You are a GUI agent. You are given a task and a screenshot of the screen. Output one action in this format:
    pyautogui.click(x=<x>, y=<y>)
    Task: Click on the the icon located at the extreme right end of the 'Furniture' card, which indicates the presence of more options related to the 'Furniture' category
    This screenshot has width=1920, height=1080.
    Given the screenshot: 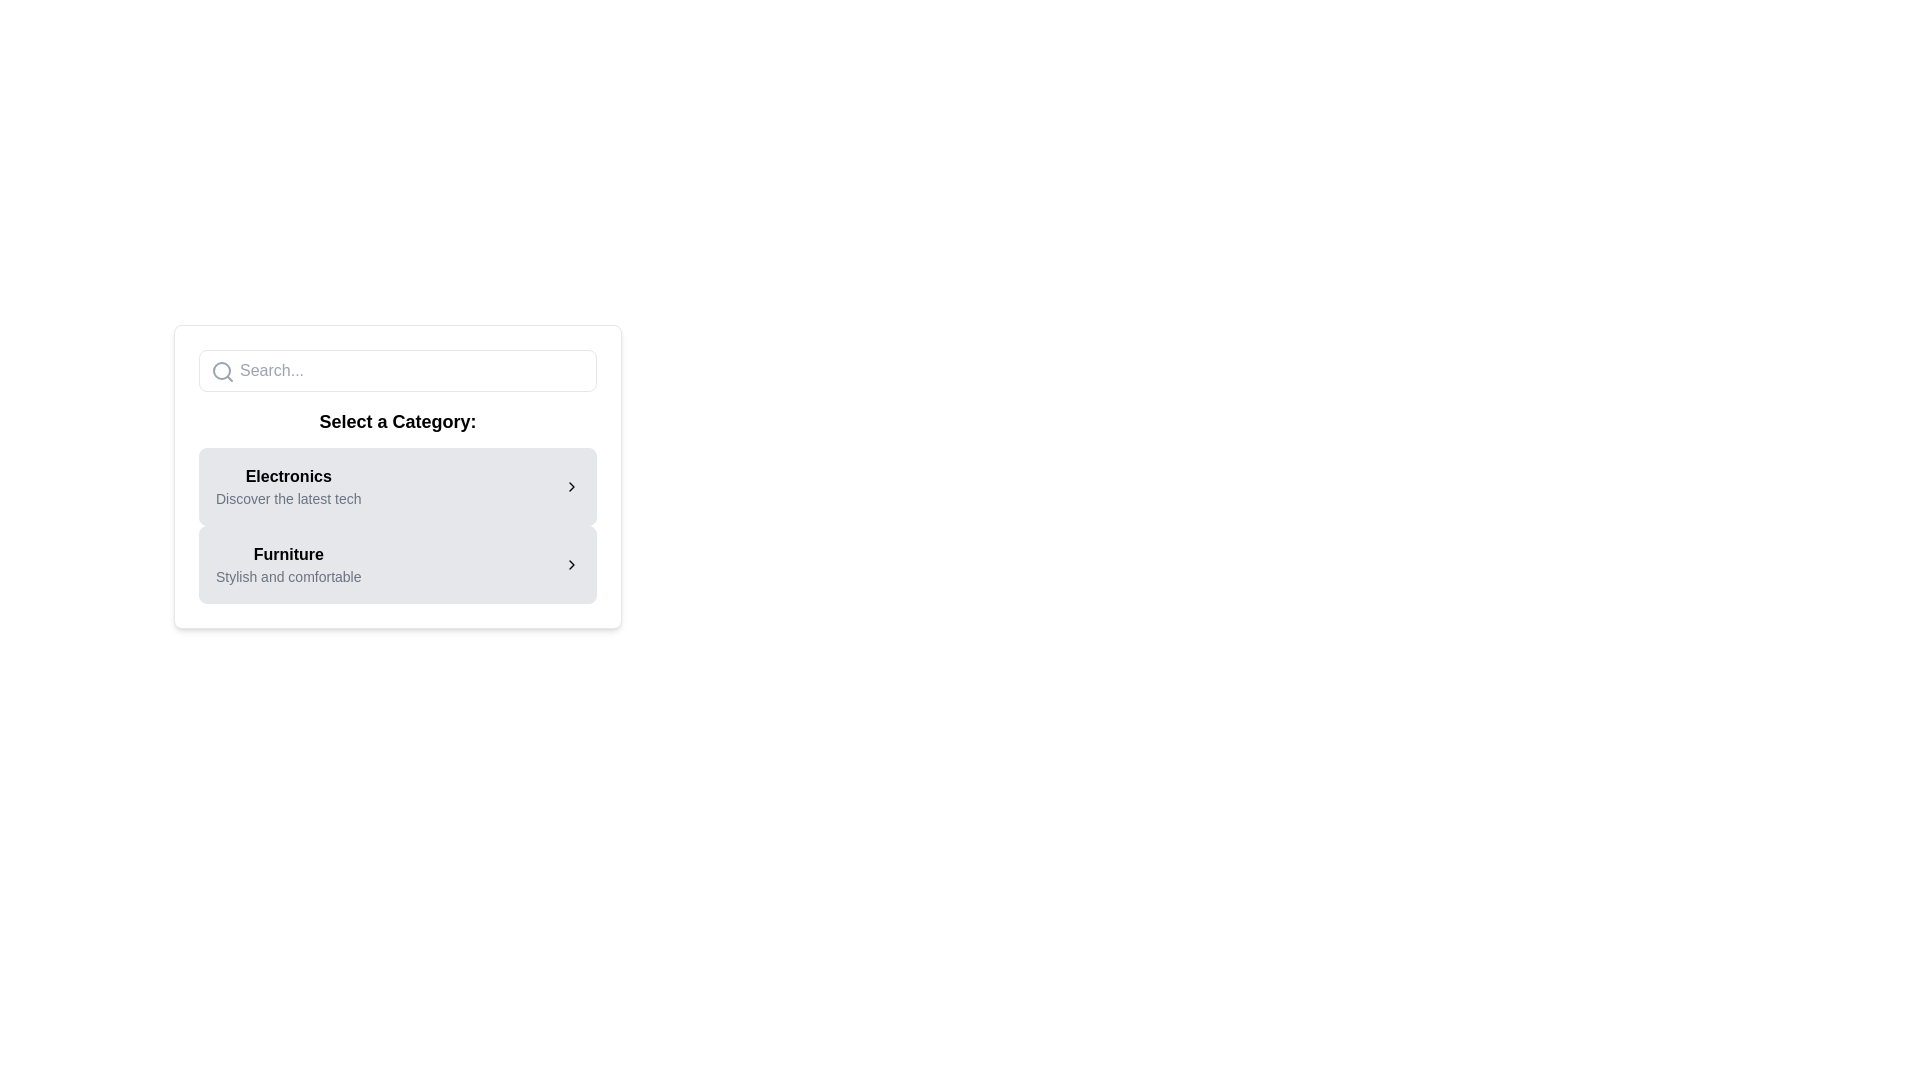 What is the action you would take?
    pyautogui.click(x=570, y=564)
    